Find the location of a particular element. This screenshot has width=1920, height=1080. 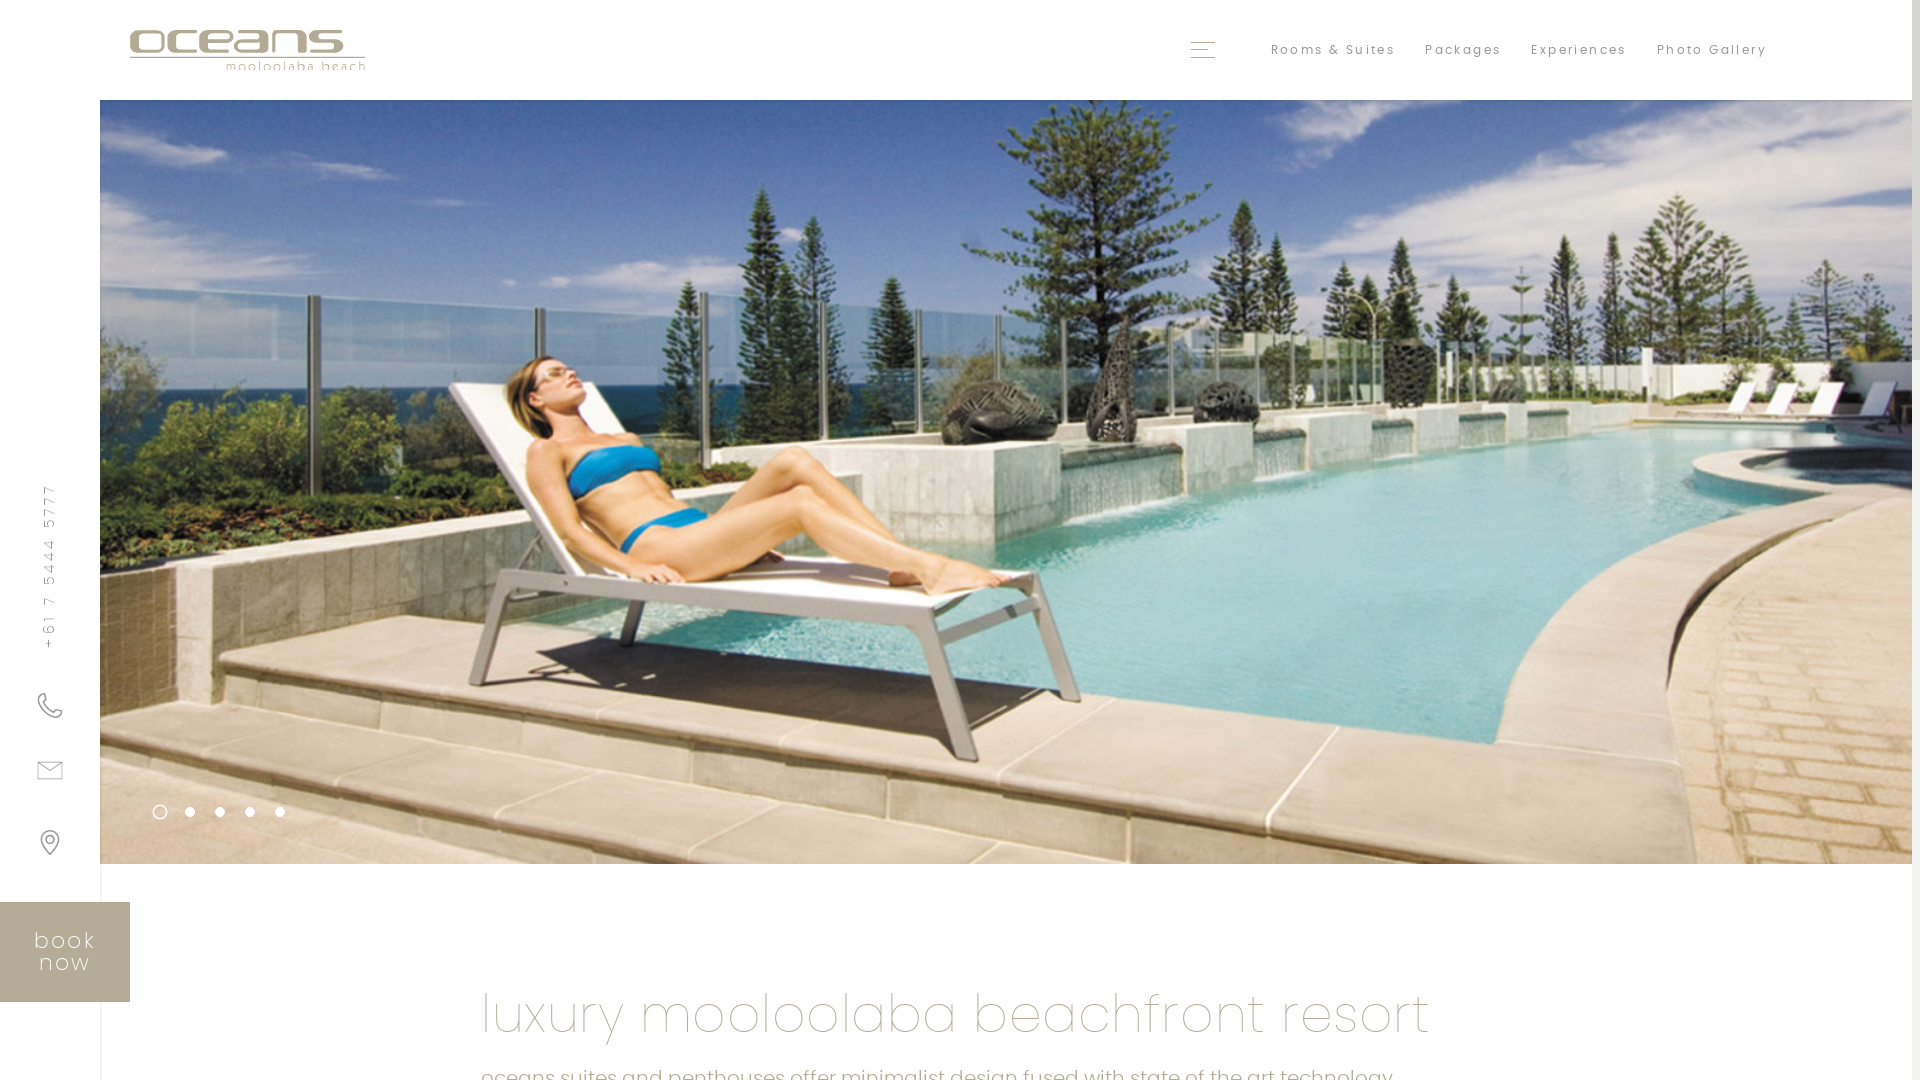

'Oceans Mooloolaba Resort' is located at coordinates (246, 49).